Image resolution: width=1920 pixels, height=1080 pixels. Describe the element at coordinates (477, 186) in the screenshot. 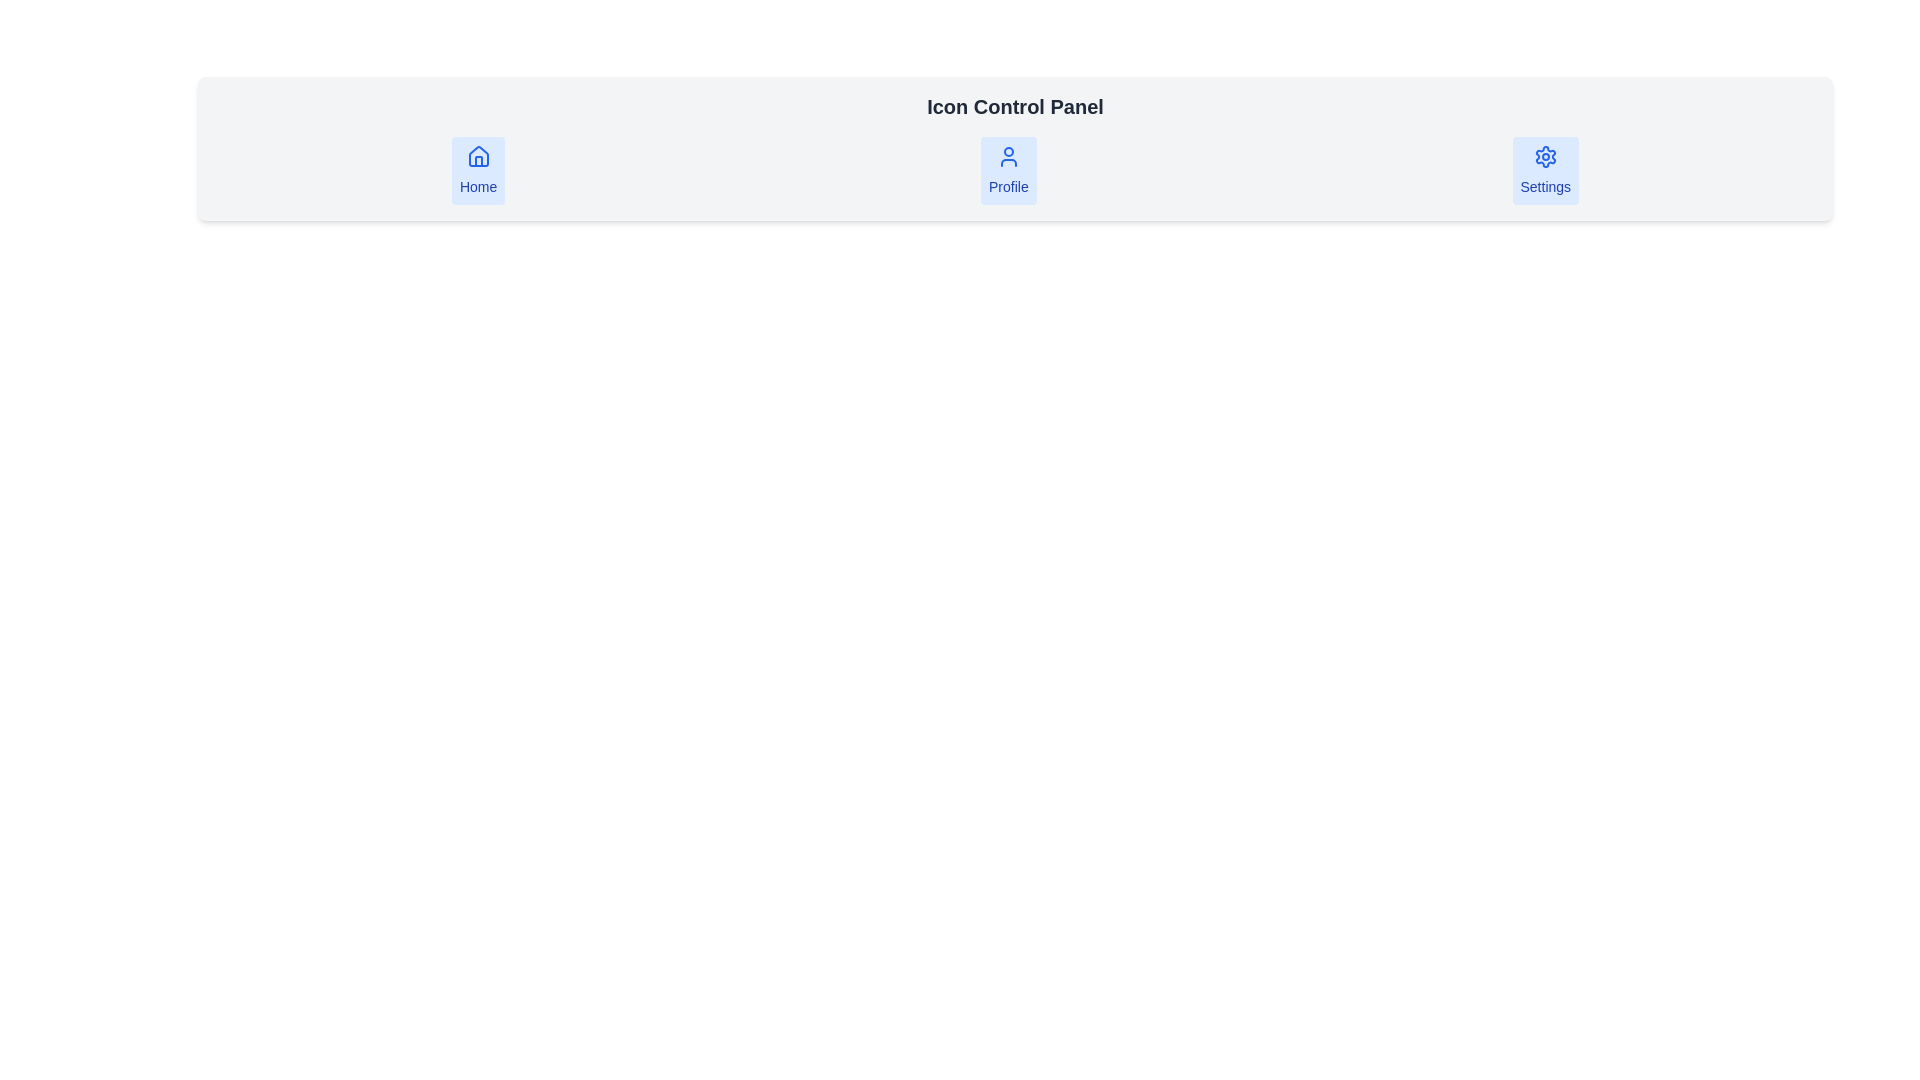

I see `the 'Home' text label, which is styled in blue and positioned directly beneath a house-shaped icon` at that location.